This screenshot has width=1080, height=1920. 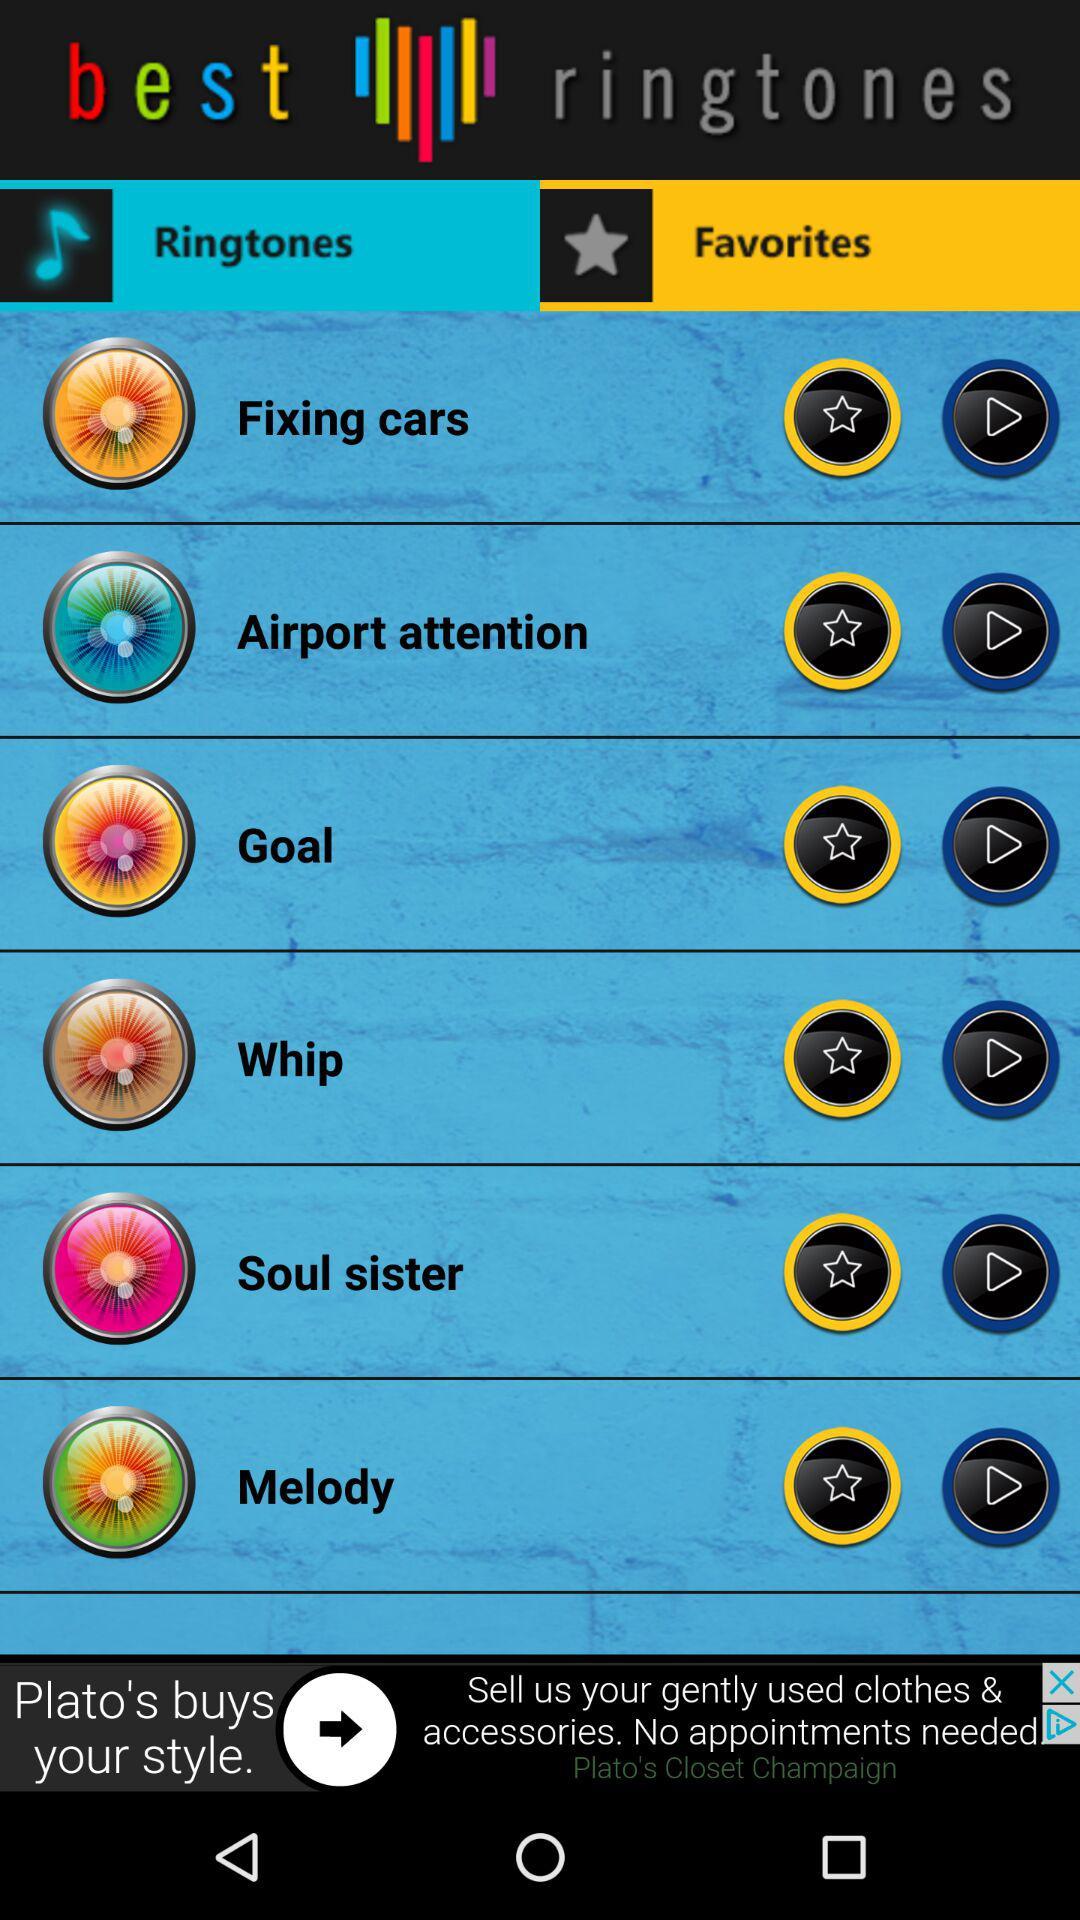 What do you see at coordinates (843, 629) in the screenshot?
I see `favorite` at bounding box center [843, 629].